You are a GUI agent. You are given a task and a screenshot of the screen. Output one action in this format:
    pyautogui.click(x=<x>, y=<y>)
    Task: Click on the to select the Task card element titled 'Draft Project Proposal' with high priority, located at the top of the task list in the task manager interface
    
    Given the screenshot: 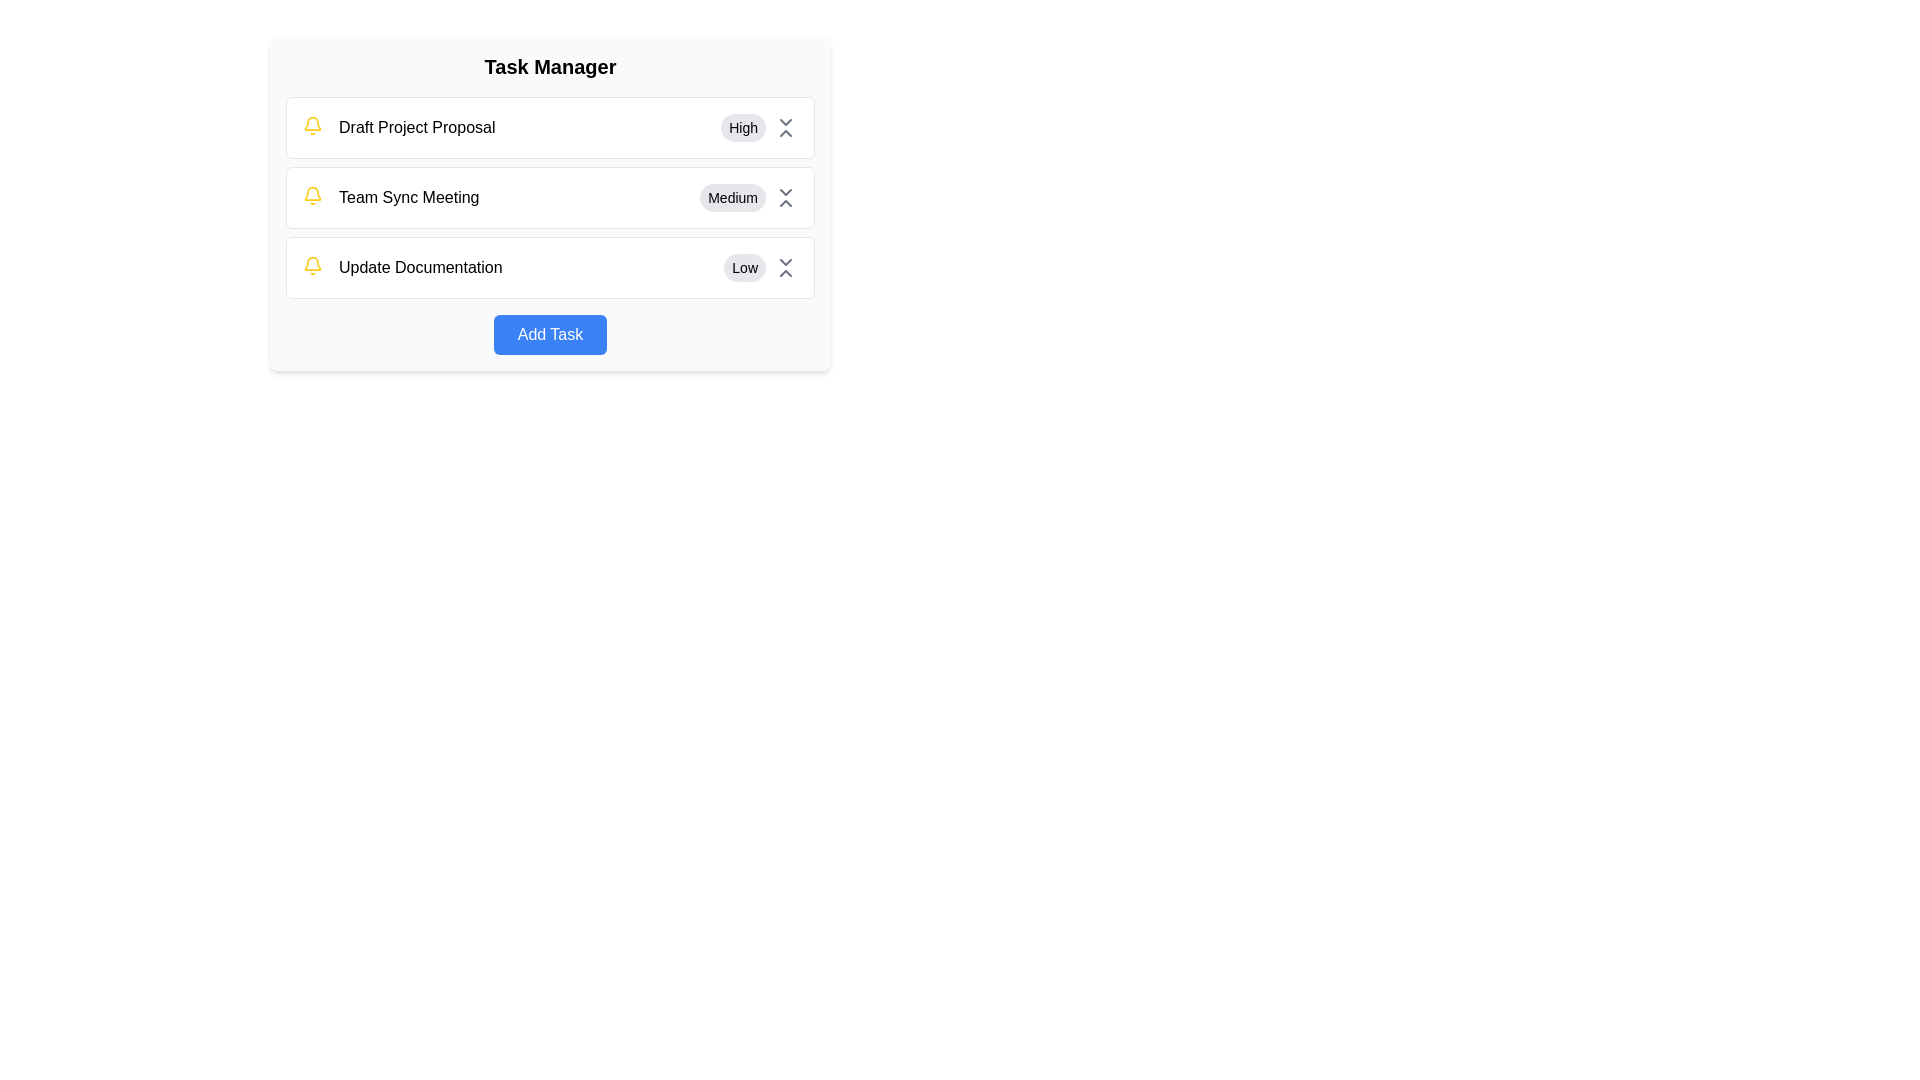 What is the action you would take?
    pyautogui.click(x=550, y=127)
    